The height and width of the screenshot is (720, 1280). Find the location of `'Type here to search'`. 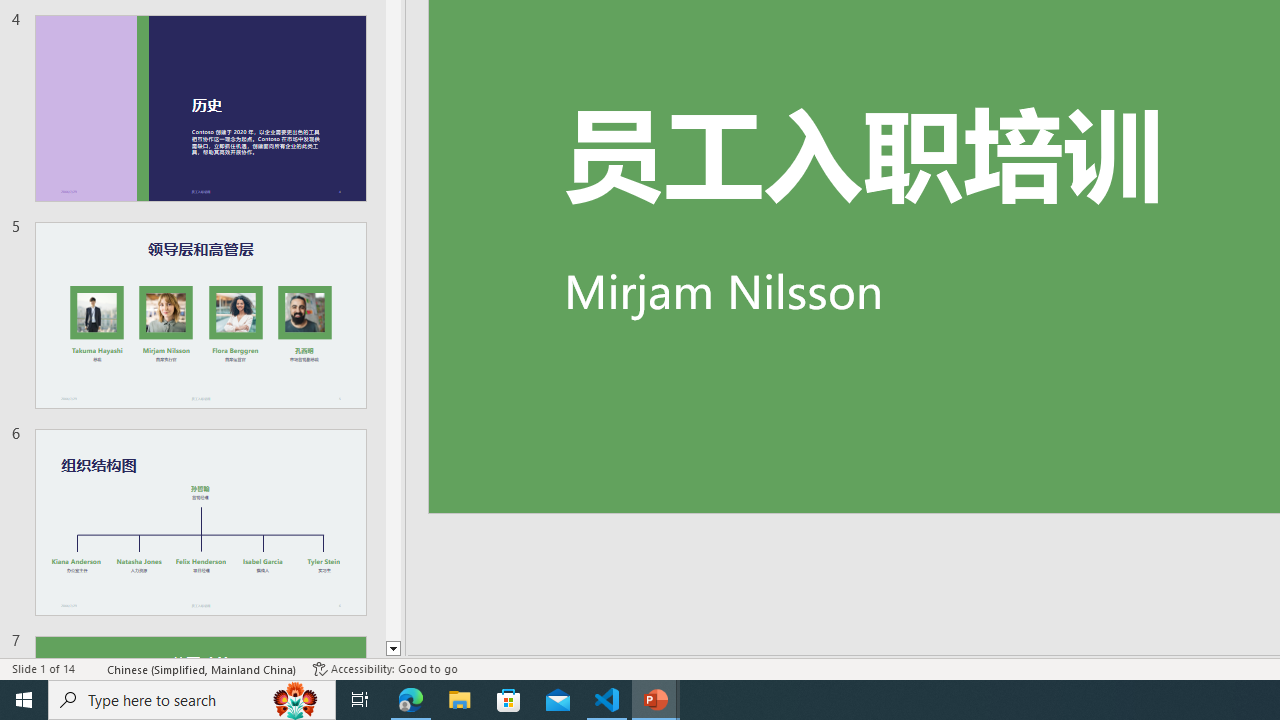

'Type here to search' is located at coordinates (192, 698).